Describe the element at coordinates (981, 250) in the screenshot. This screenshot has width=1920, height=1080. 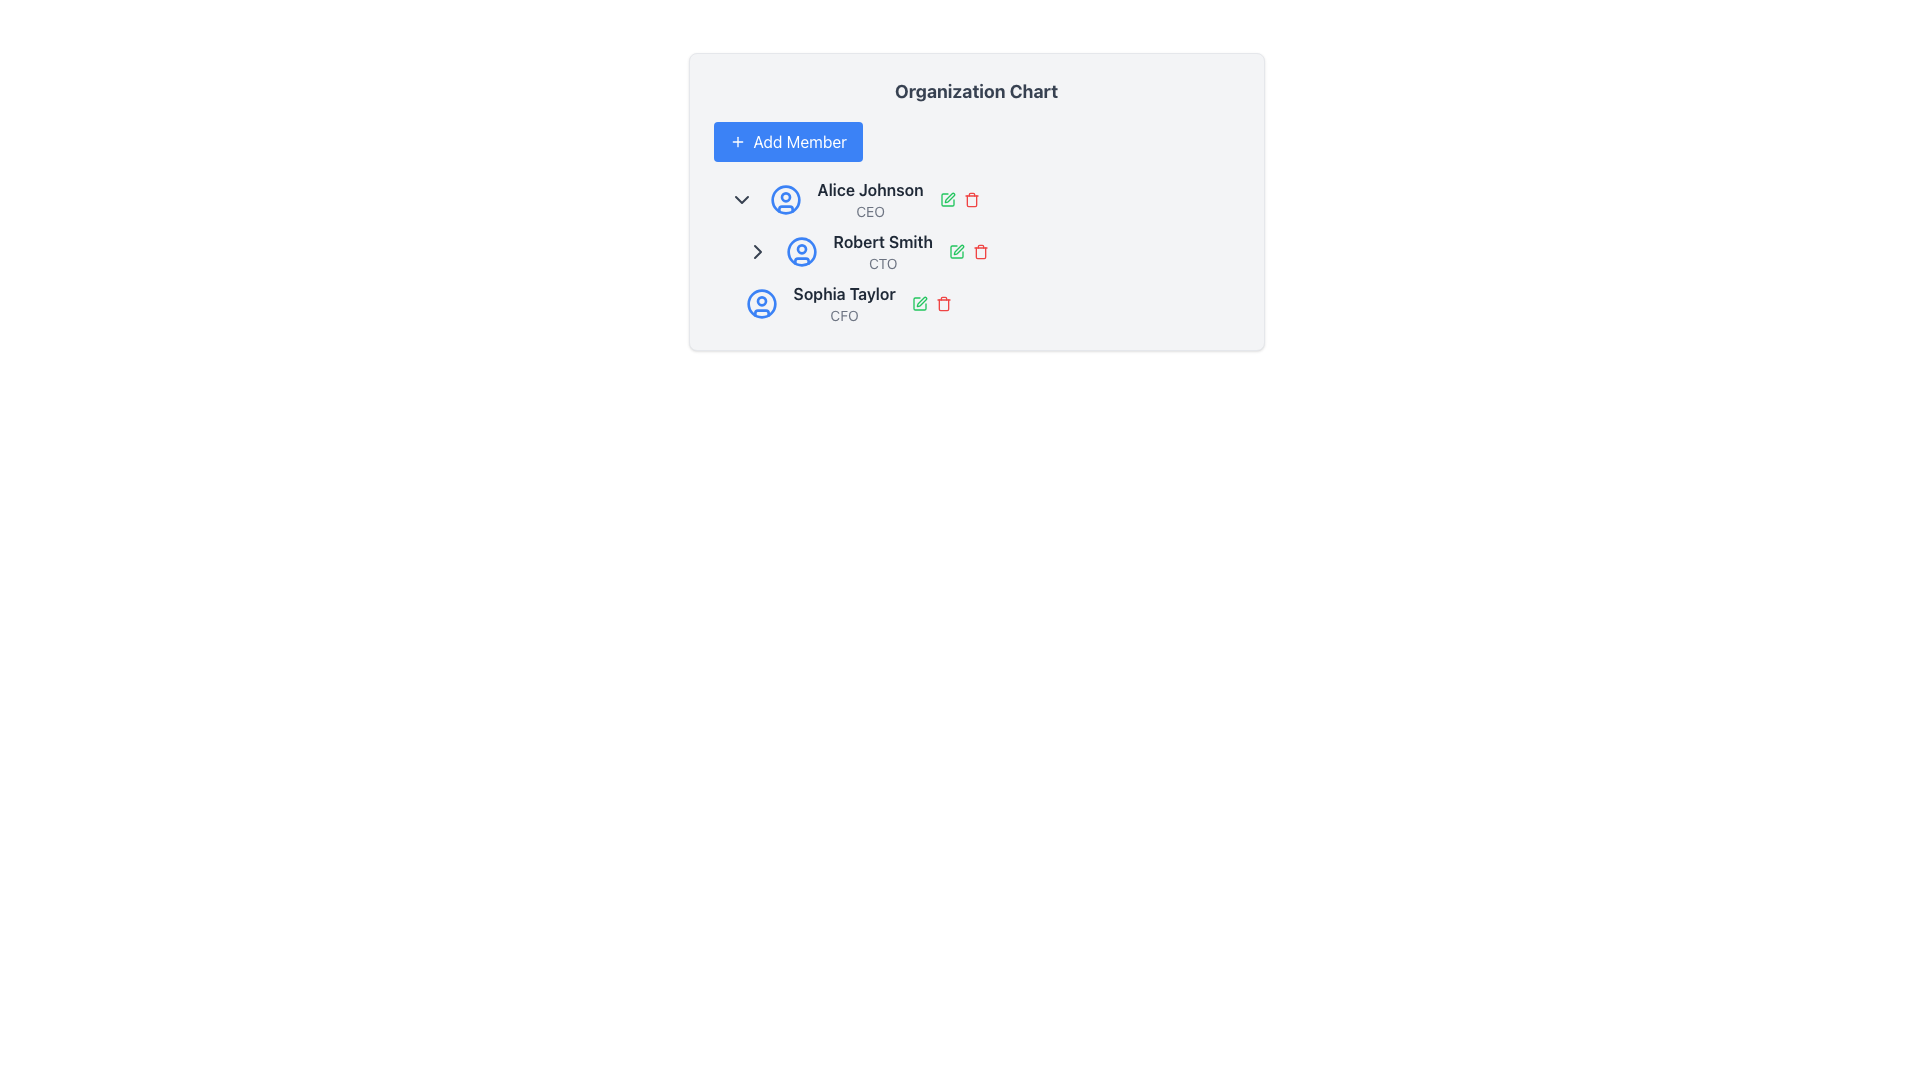
I see `the delete button located at the far right of the second row labeled 'Robert Smith, CTO'` at that location.